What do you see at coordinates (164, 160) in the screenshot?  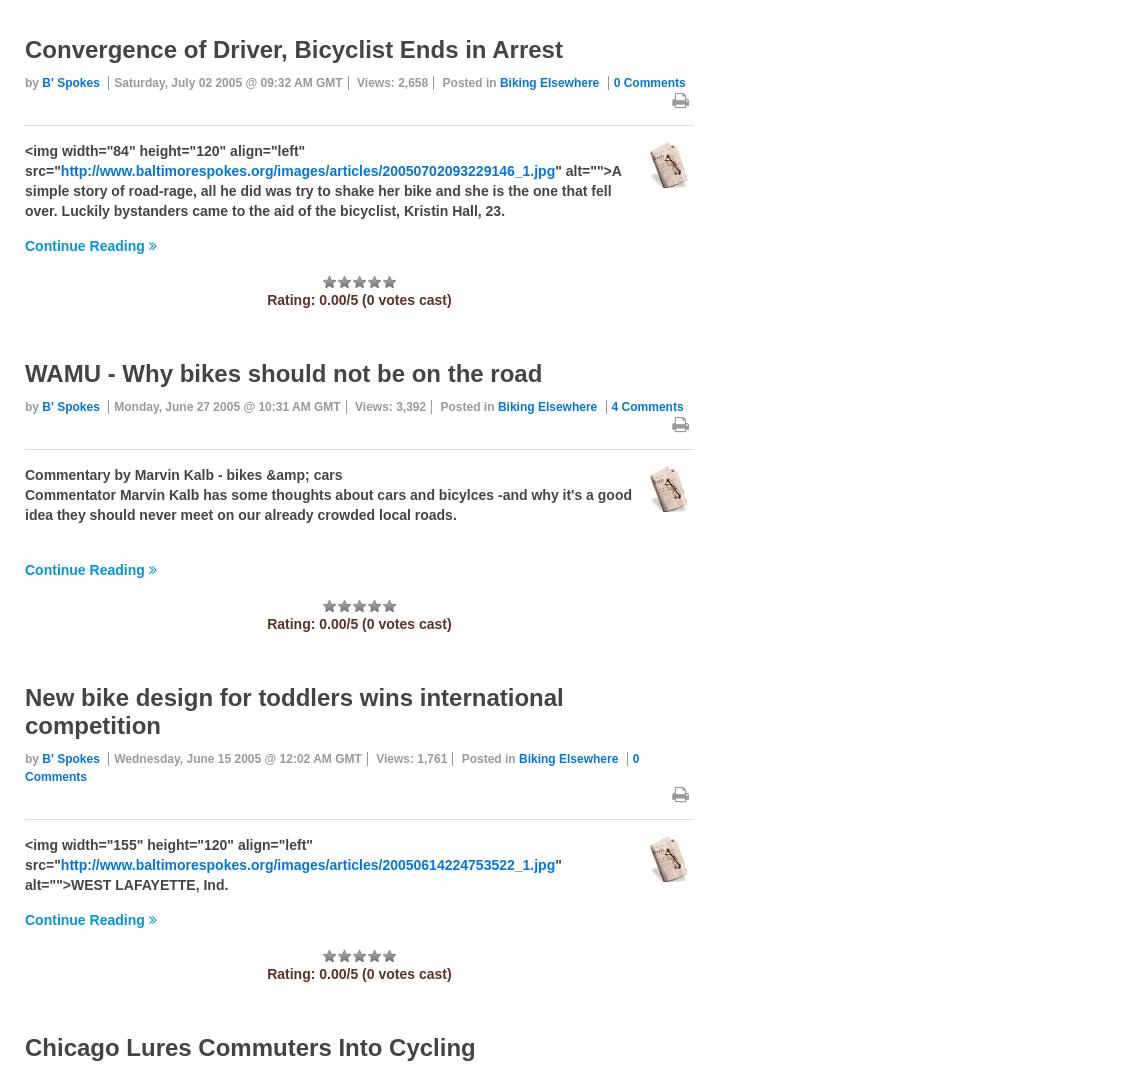 I see `'<img width="84" height="120" align="left" src="'` at bounding box center [164, 160].